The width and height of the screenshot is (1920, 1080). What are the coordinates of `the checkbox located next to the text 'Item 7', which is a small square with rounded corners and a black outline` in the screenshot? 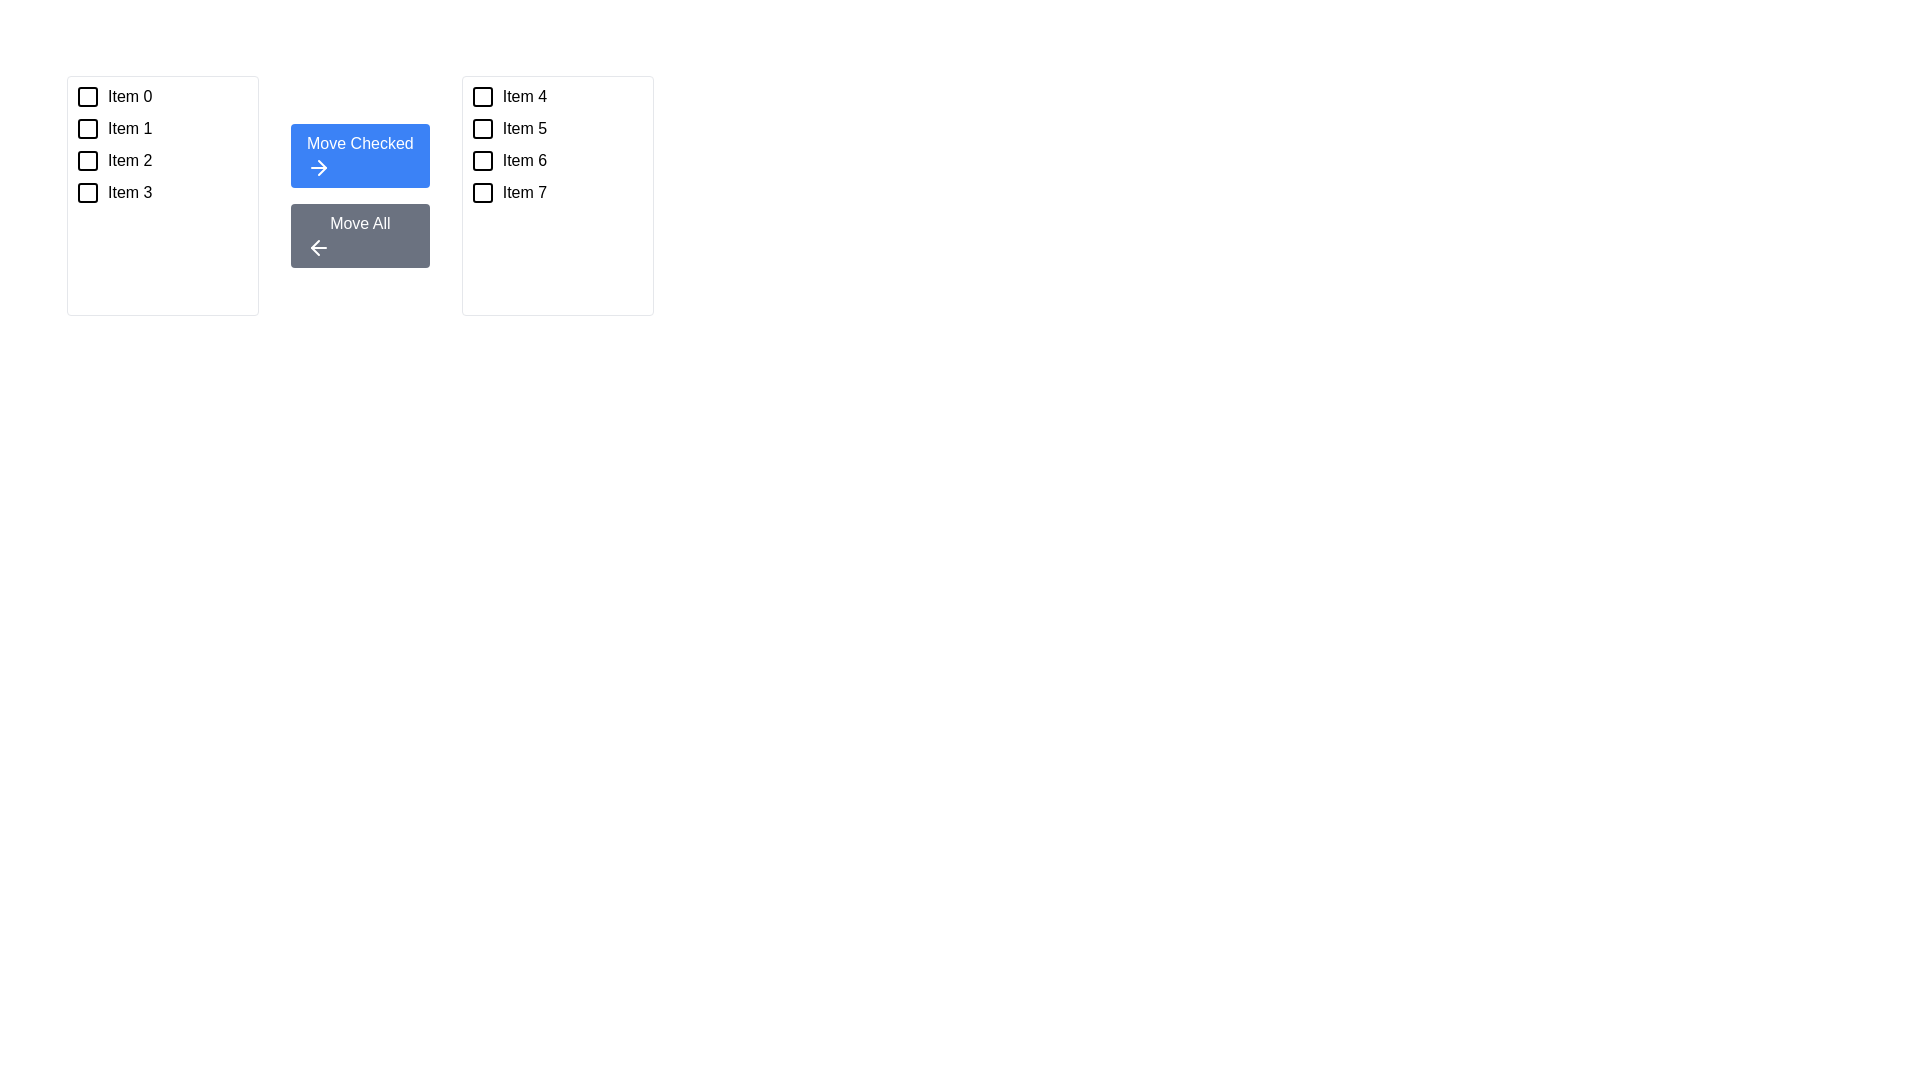 It's located at (482, 192).